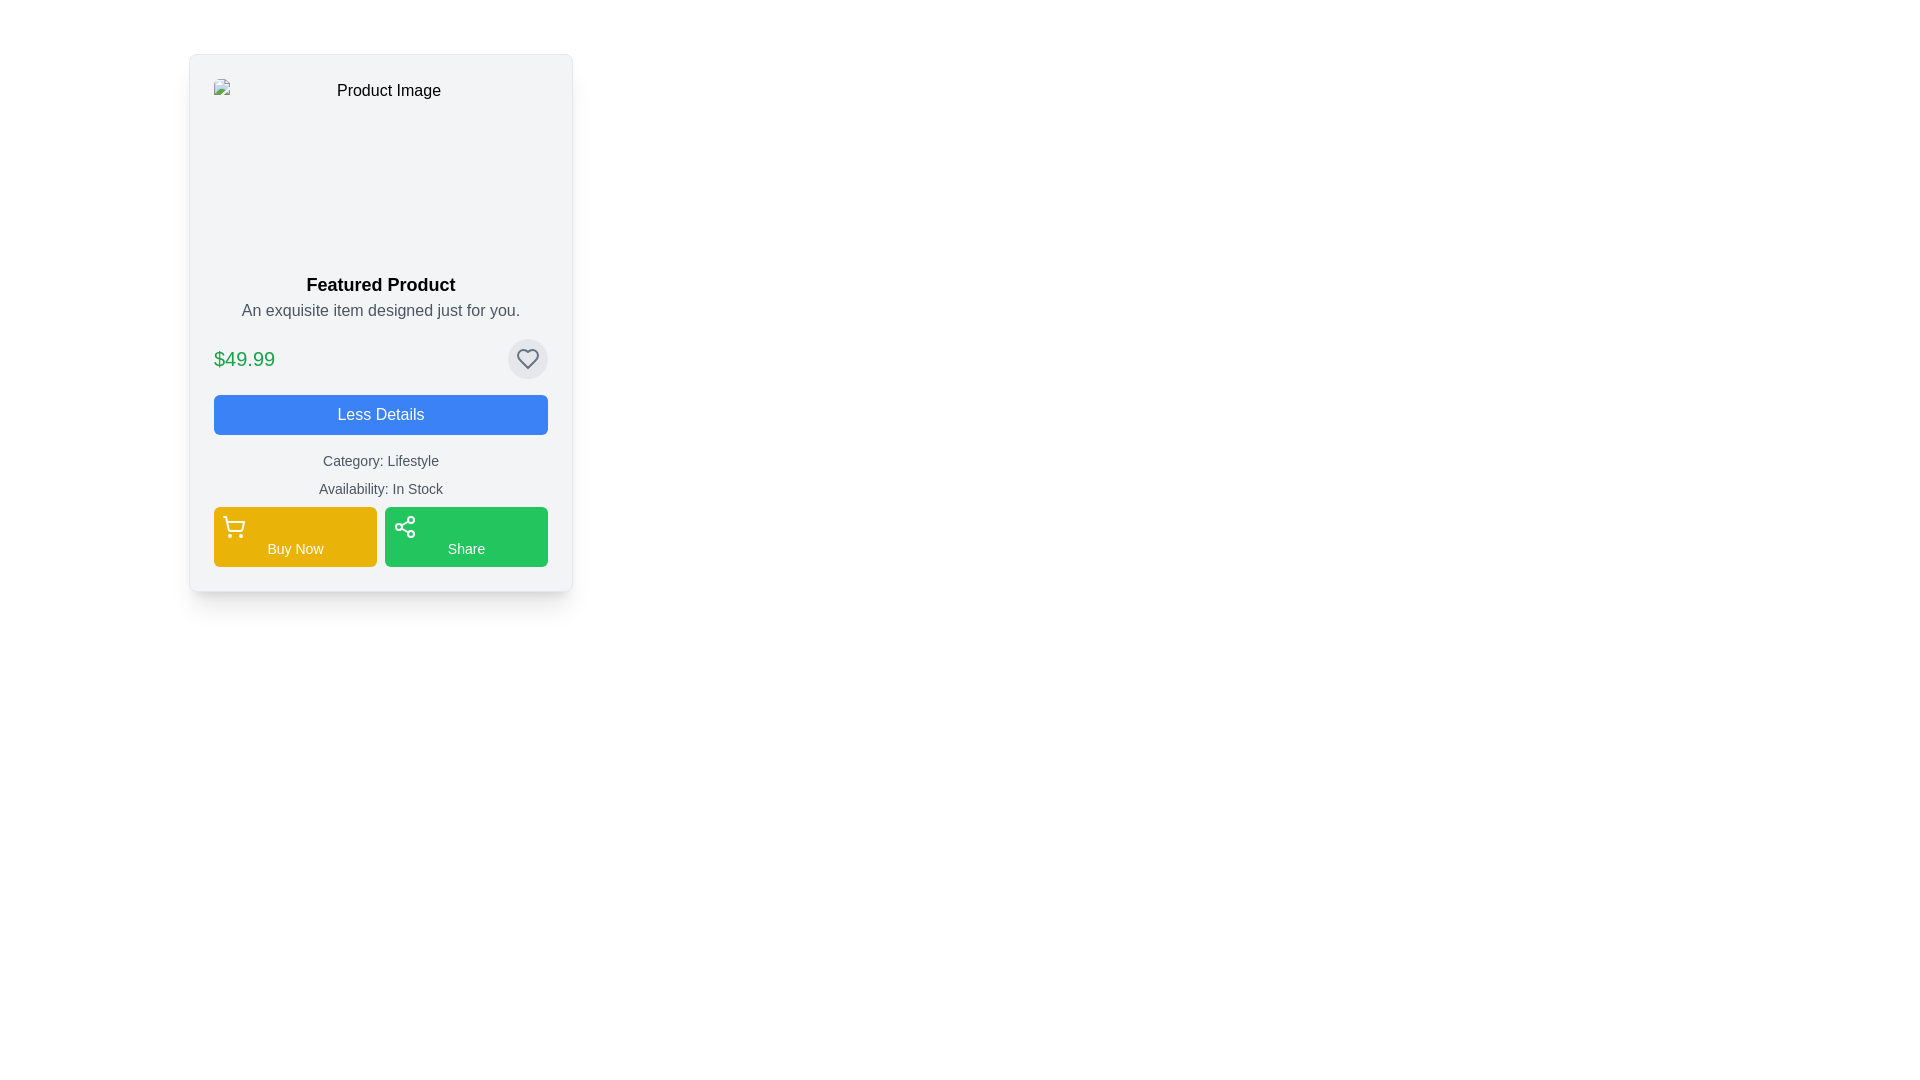 This screenshot has height=1080, width=1920. Describe the element at coordinates (403, 526) in the screenshot. I see `the share icon, which is a light green vector icon representing a network, located at the center of the green 'Share' button in the bottom right section of the interface` at that location.